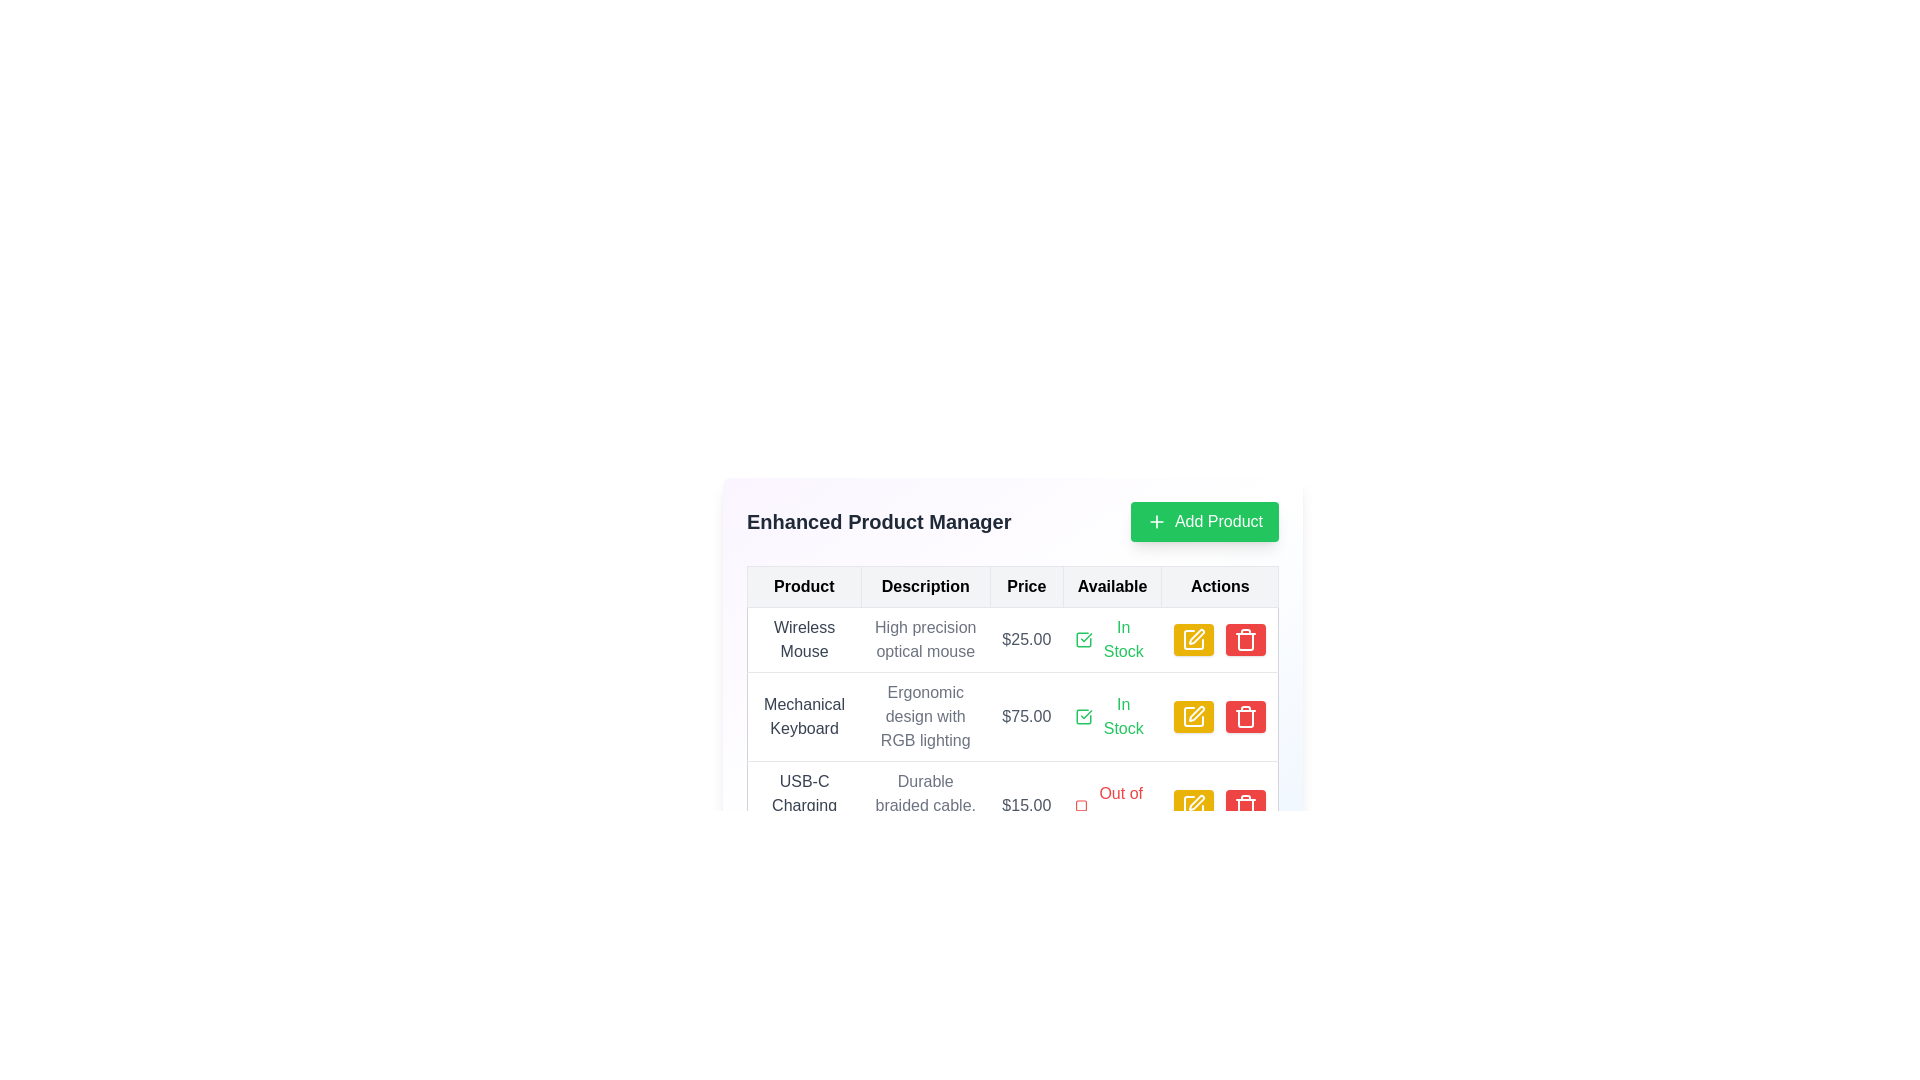 The height and width of the screenshot is (1080, 1920). Describe the element at coordinates (1026, 805) in the screenshot. I see `the static text label displaying the price "$15.00" in the Price column of the product list` at that location.